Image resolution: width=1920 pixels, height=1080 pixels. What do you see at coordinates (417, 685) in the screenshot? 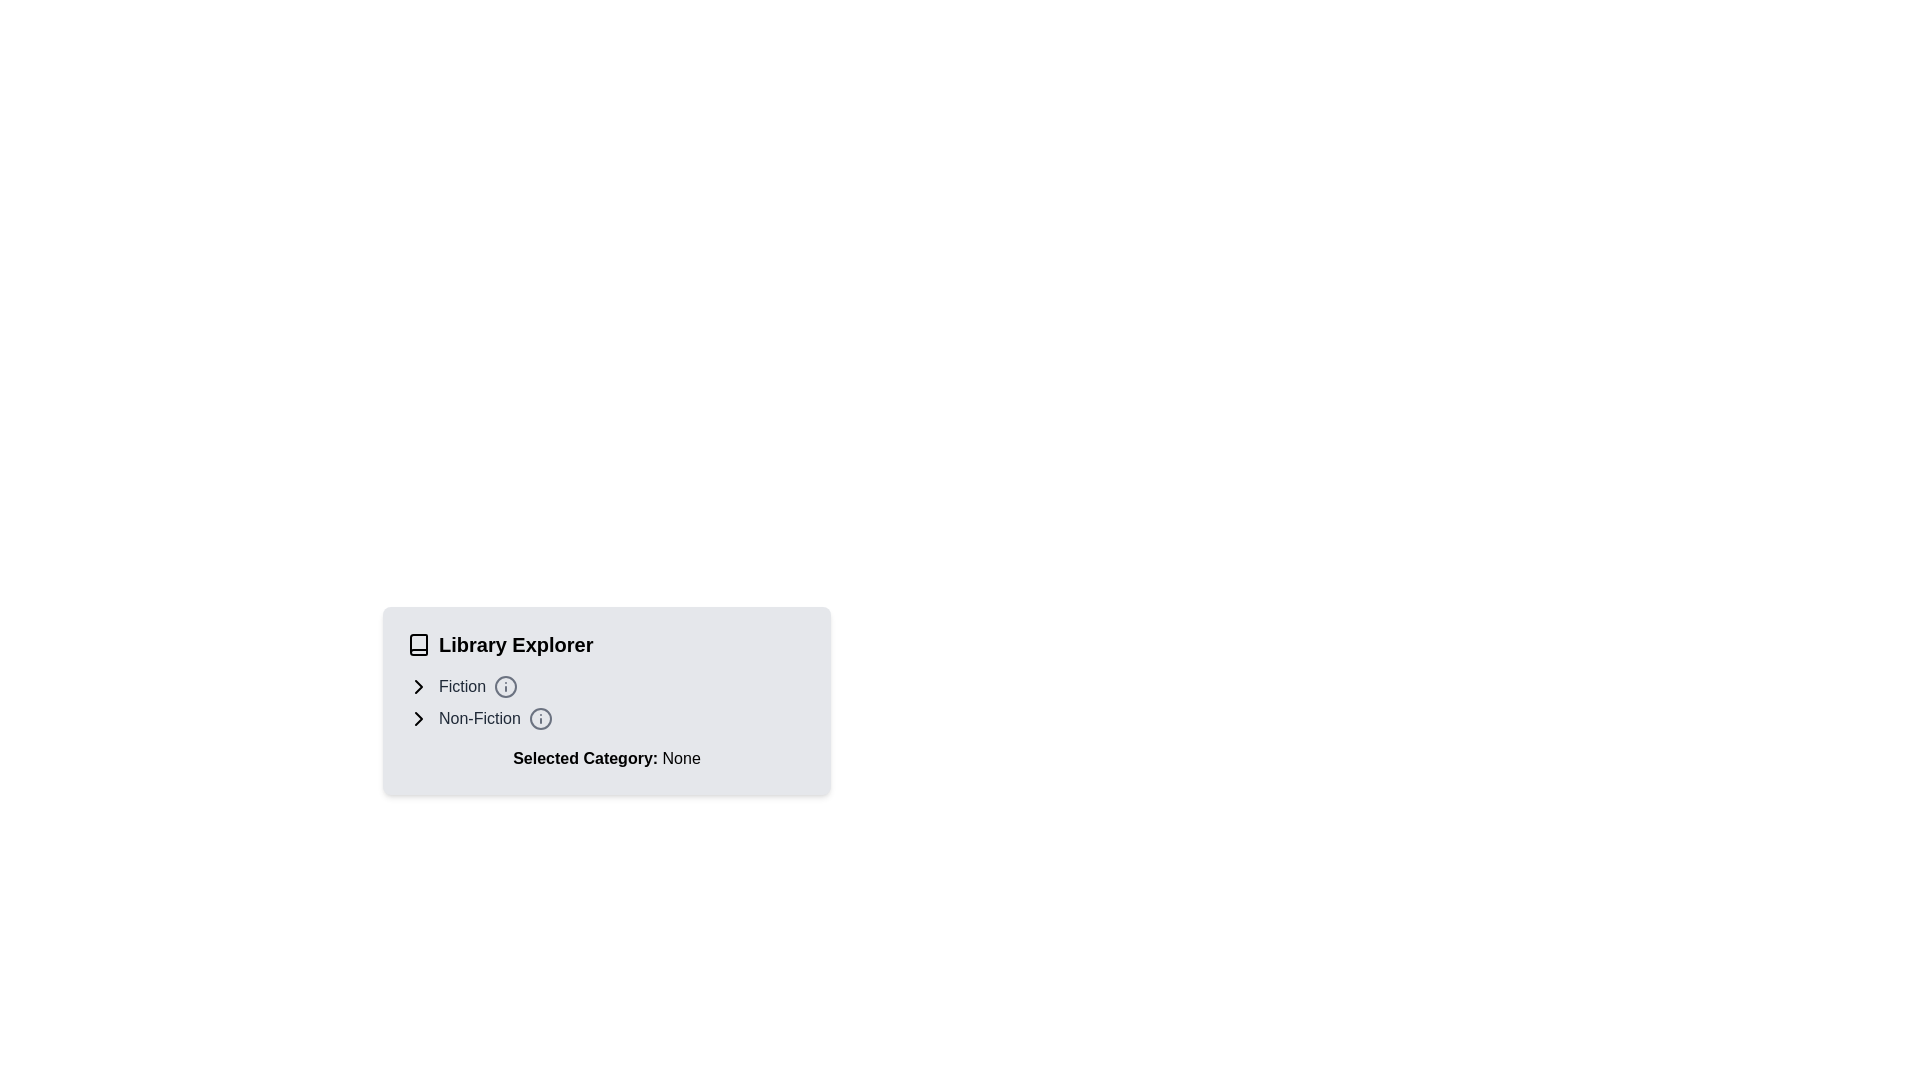
I see `the Chevron icon button that expands or collapses the 'Fiction' category's content to receive visual feedback` at bounding box center [417, 685].